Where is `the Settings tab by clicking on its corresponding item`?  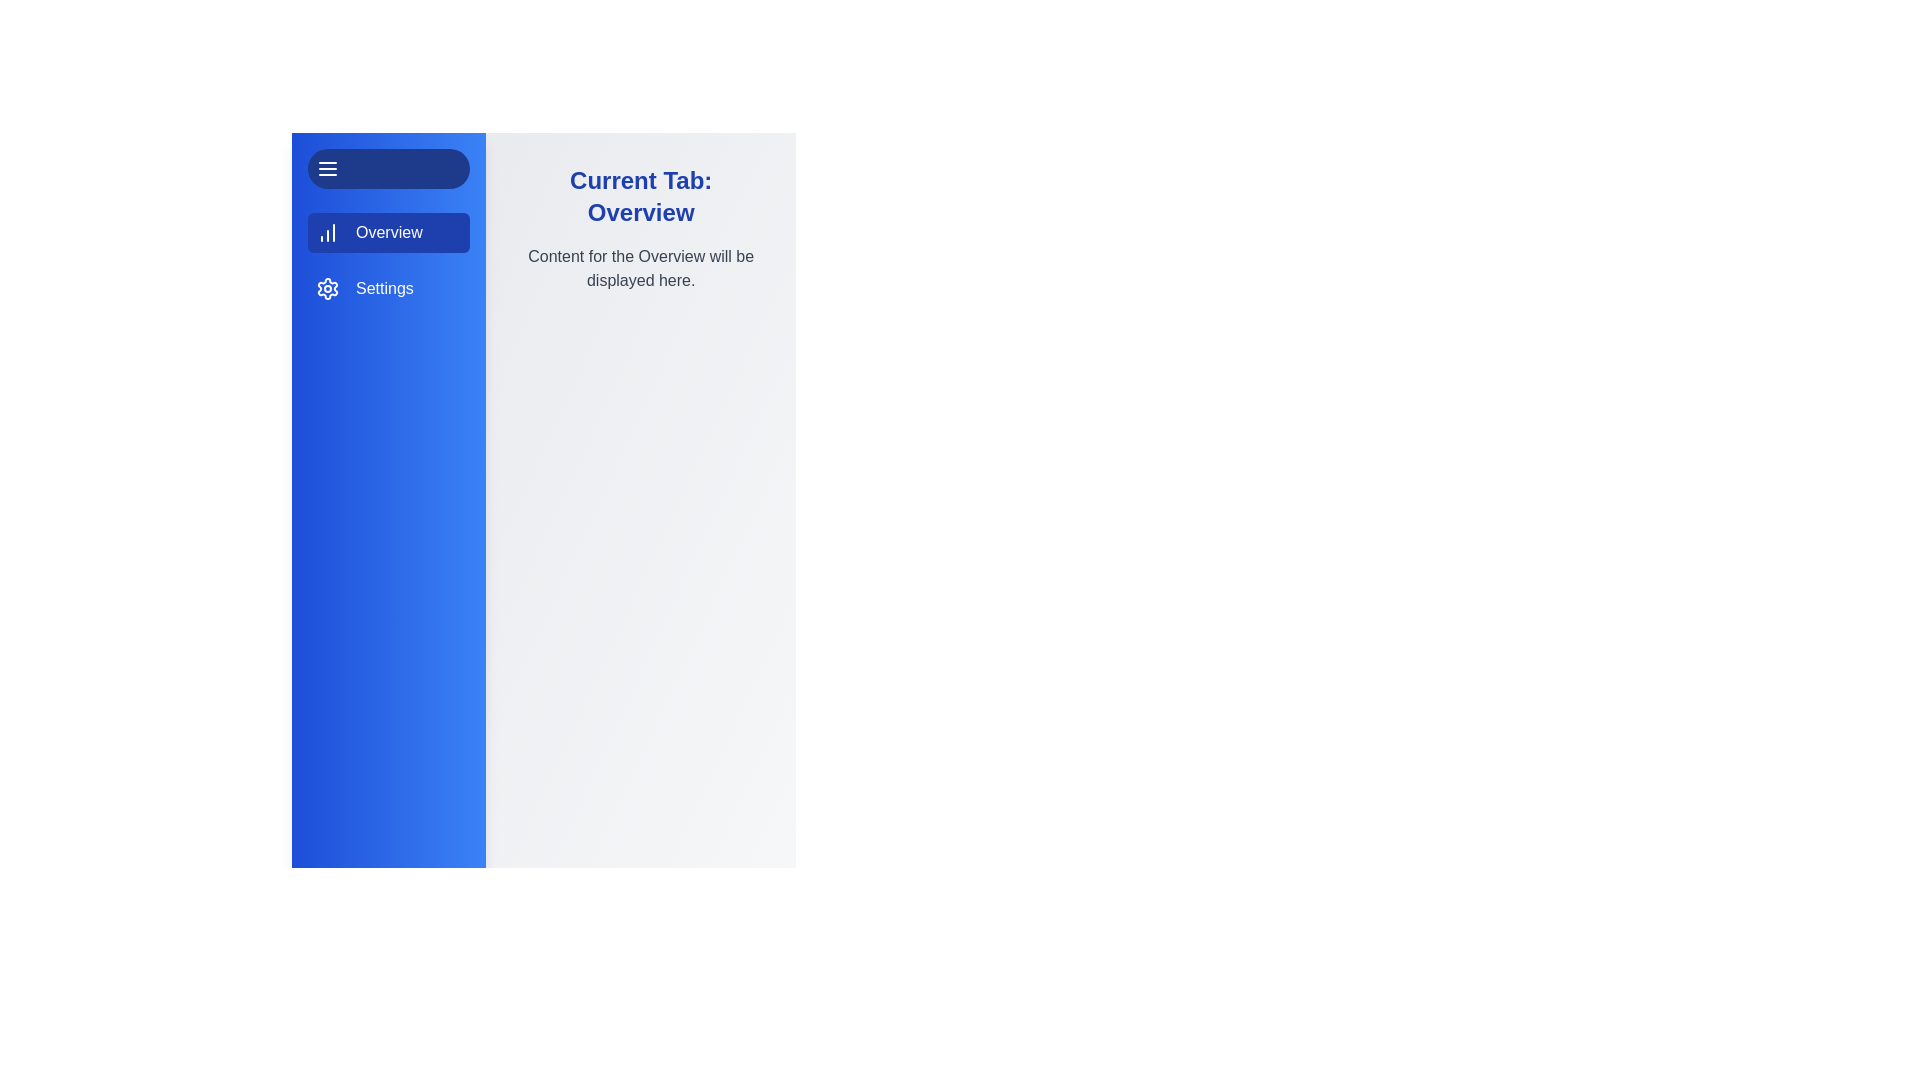 the Settings tab by clicking on its corresponding item is located at coordinates (389, 289).